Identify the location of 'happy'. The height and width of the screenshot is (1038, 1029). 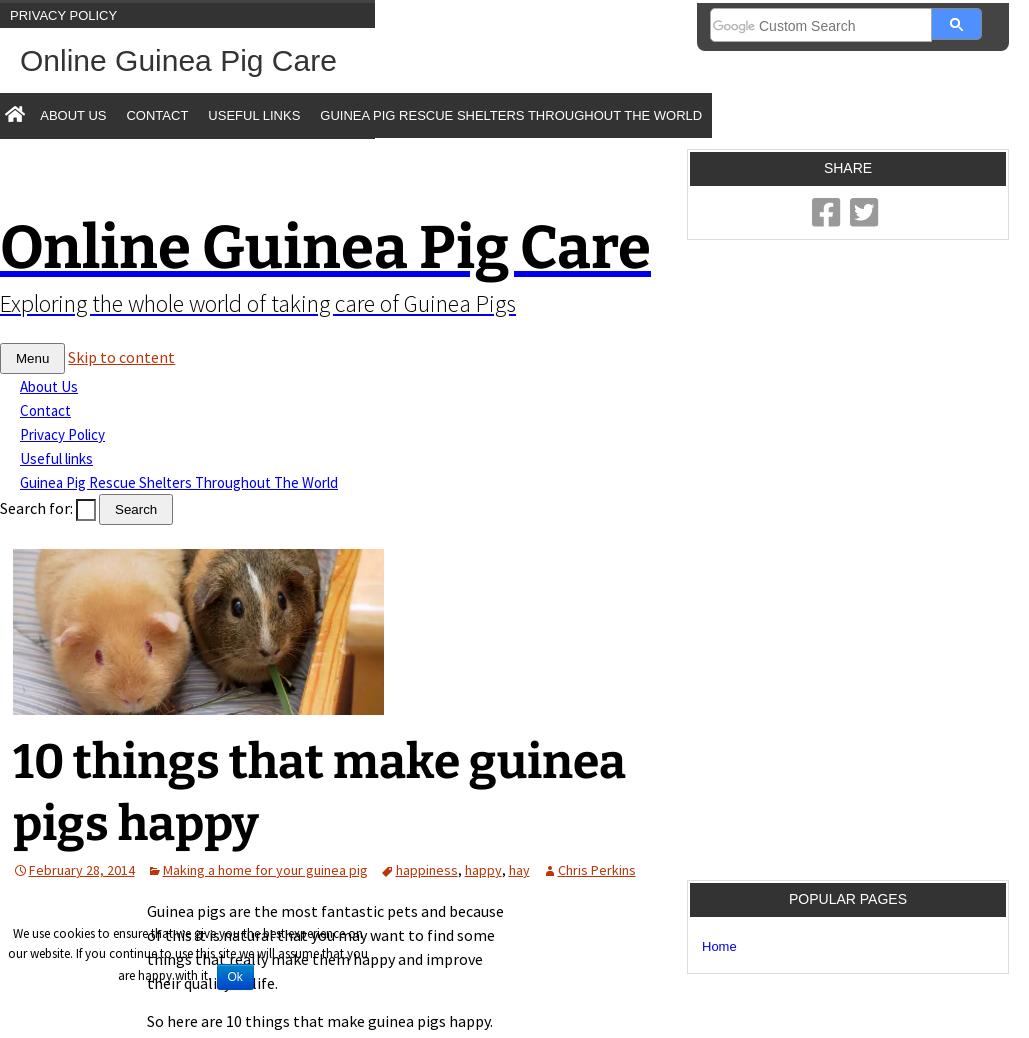
(482, 869).